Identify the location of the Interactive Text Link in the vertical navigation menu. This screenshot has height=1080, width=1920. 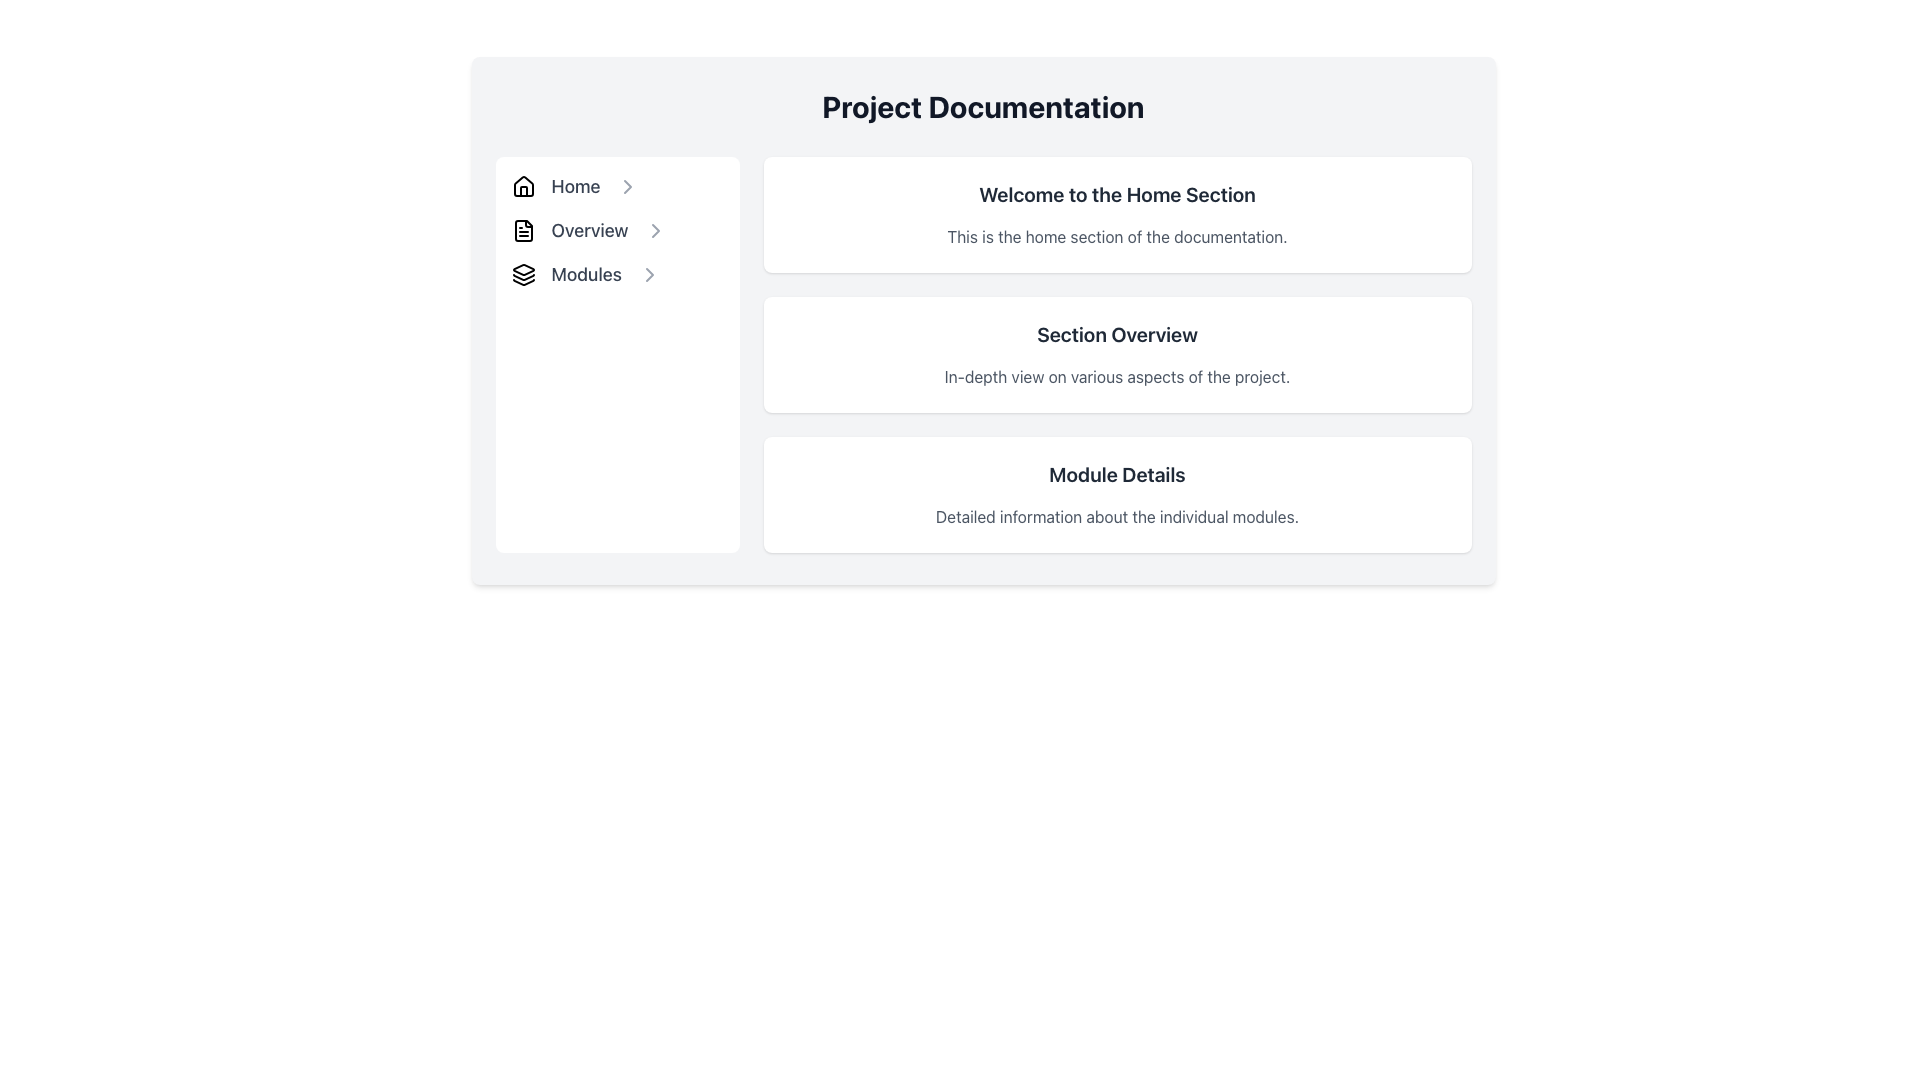
(585, 274).